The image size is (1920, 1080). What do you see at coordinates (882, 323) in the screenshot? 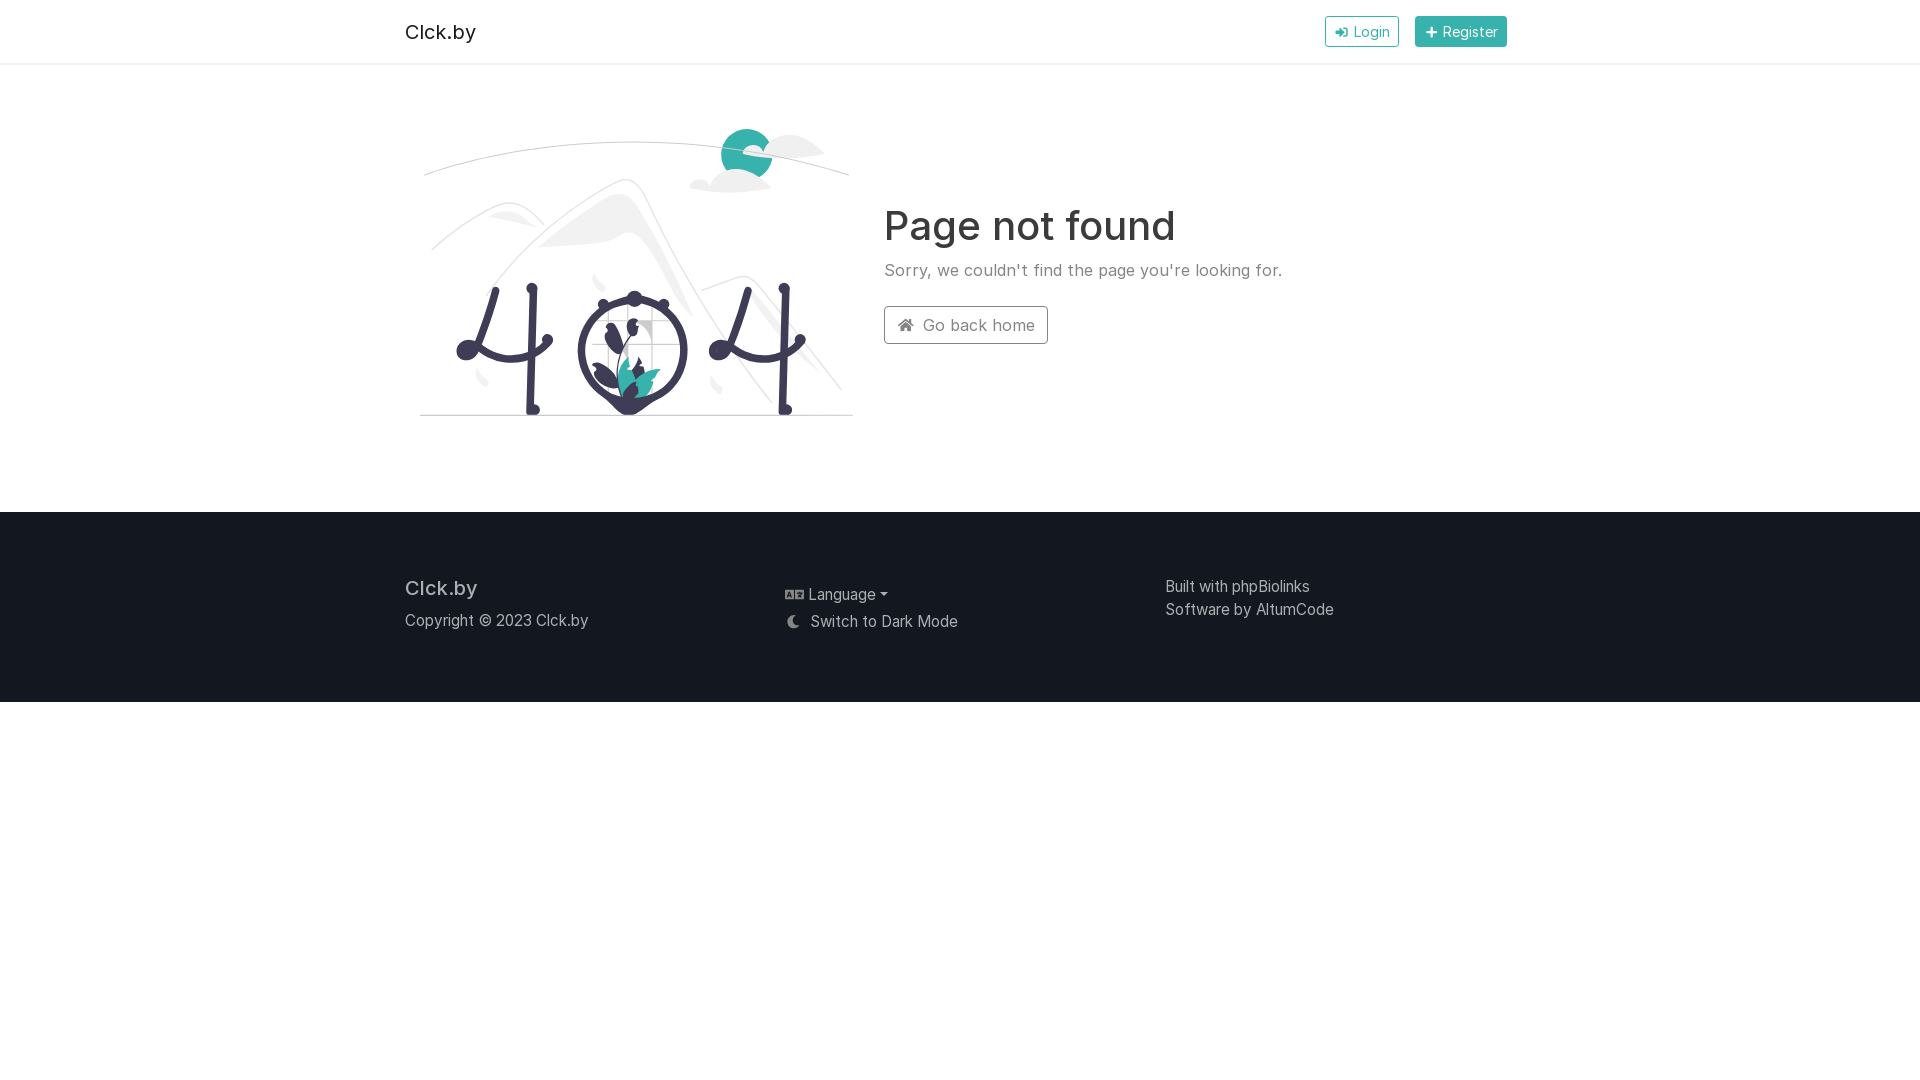
I see `'Go back home'` at bounding box center [882, 323].